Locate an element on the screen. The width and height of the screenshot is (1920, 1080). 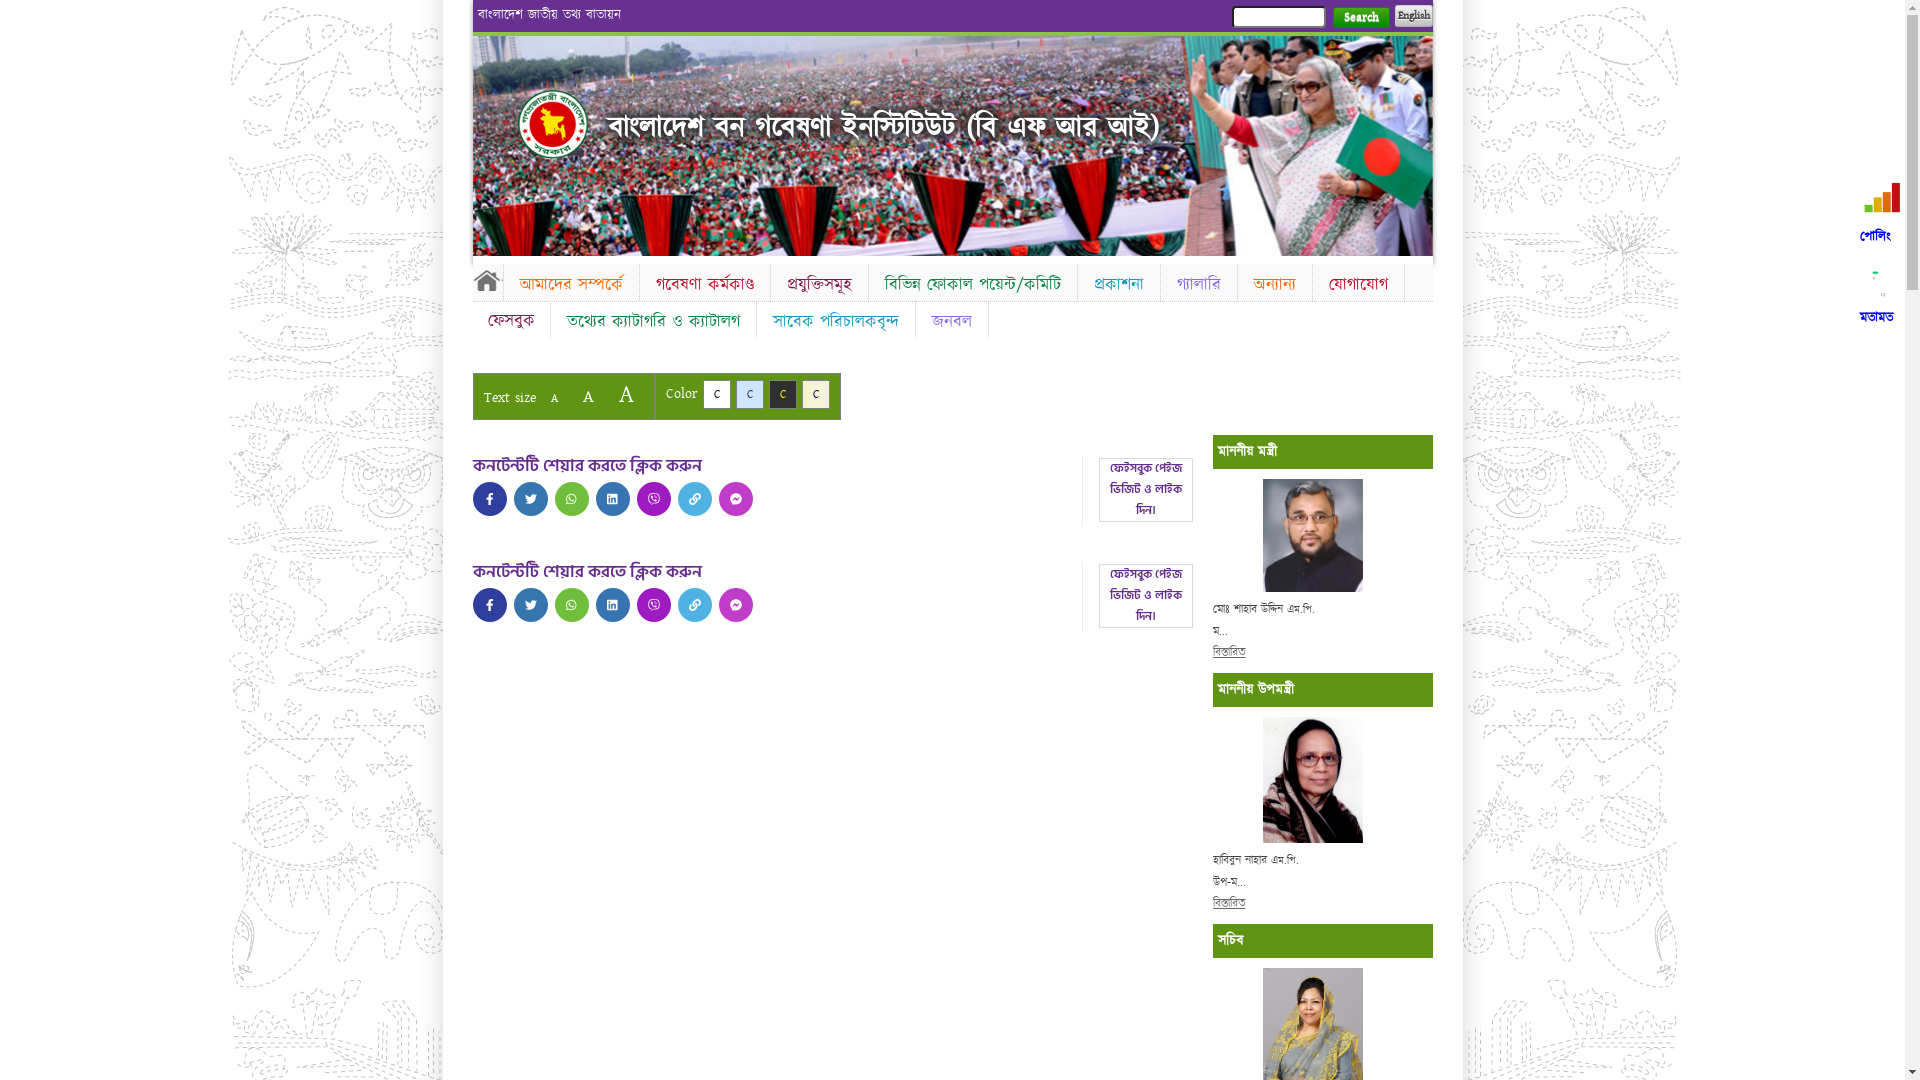
'A' is located at coordinates (586, 396).